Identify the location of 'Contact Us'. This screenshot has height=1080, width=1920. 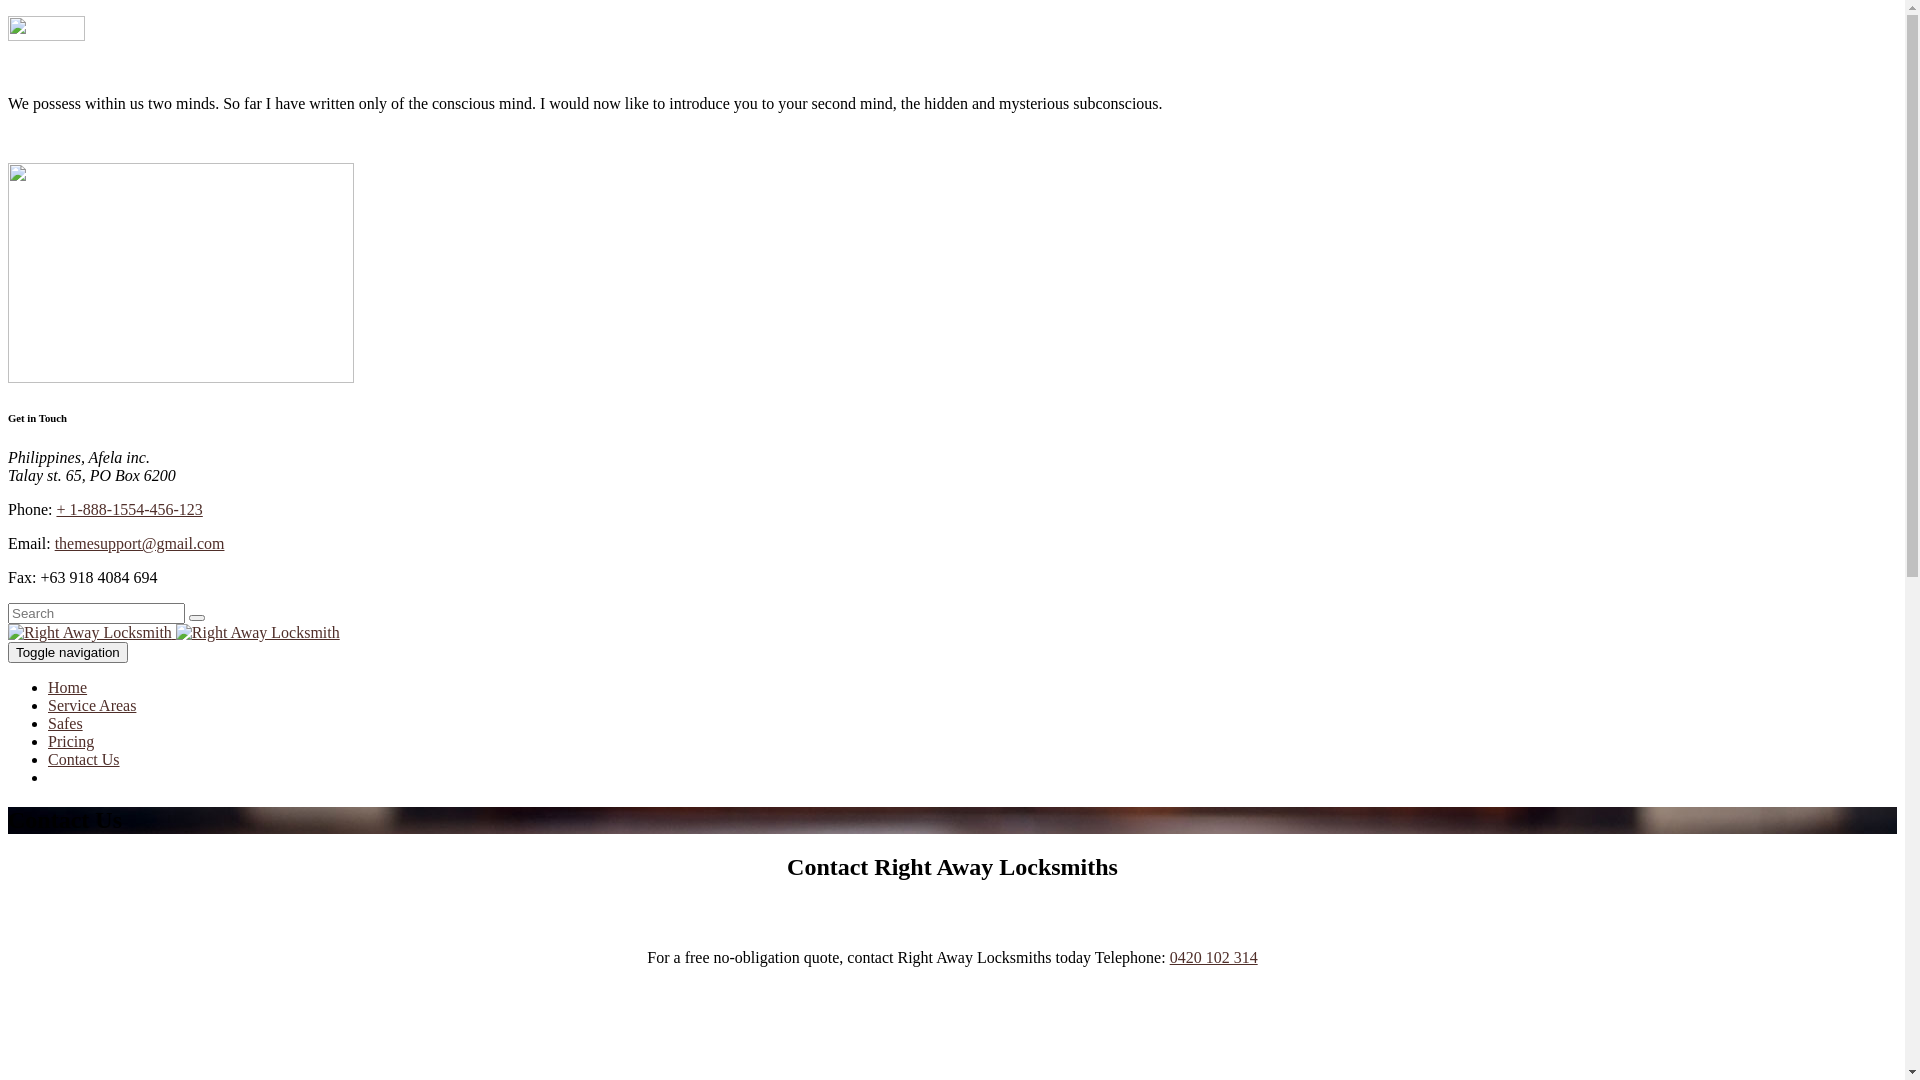
(82, 759).